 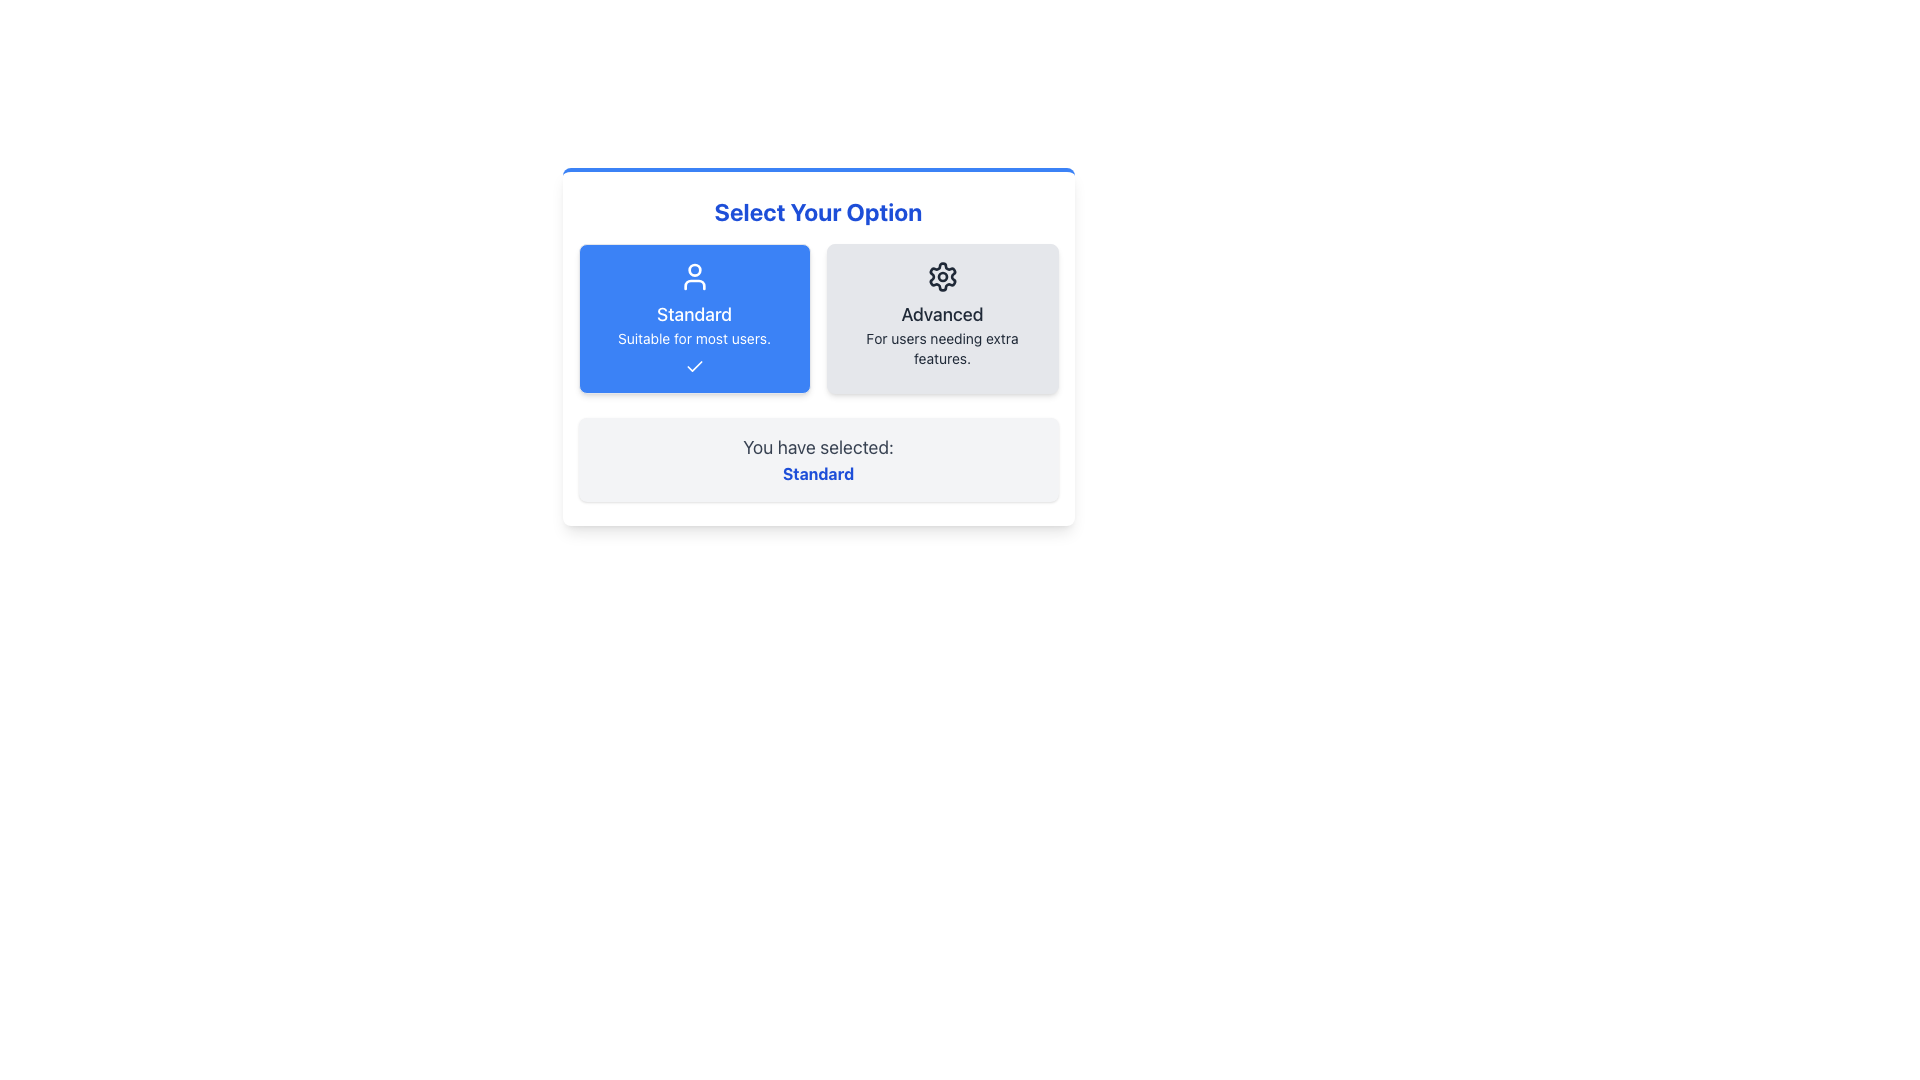 I want to click on the informational text label located within the left card labeled 'Standard', which provides descriptive information about the 'Standard' option. This text is positioned directly below the bold 'Standard' text and above a checkmark icon, so click(x=694, y=338).